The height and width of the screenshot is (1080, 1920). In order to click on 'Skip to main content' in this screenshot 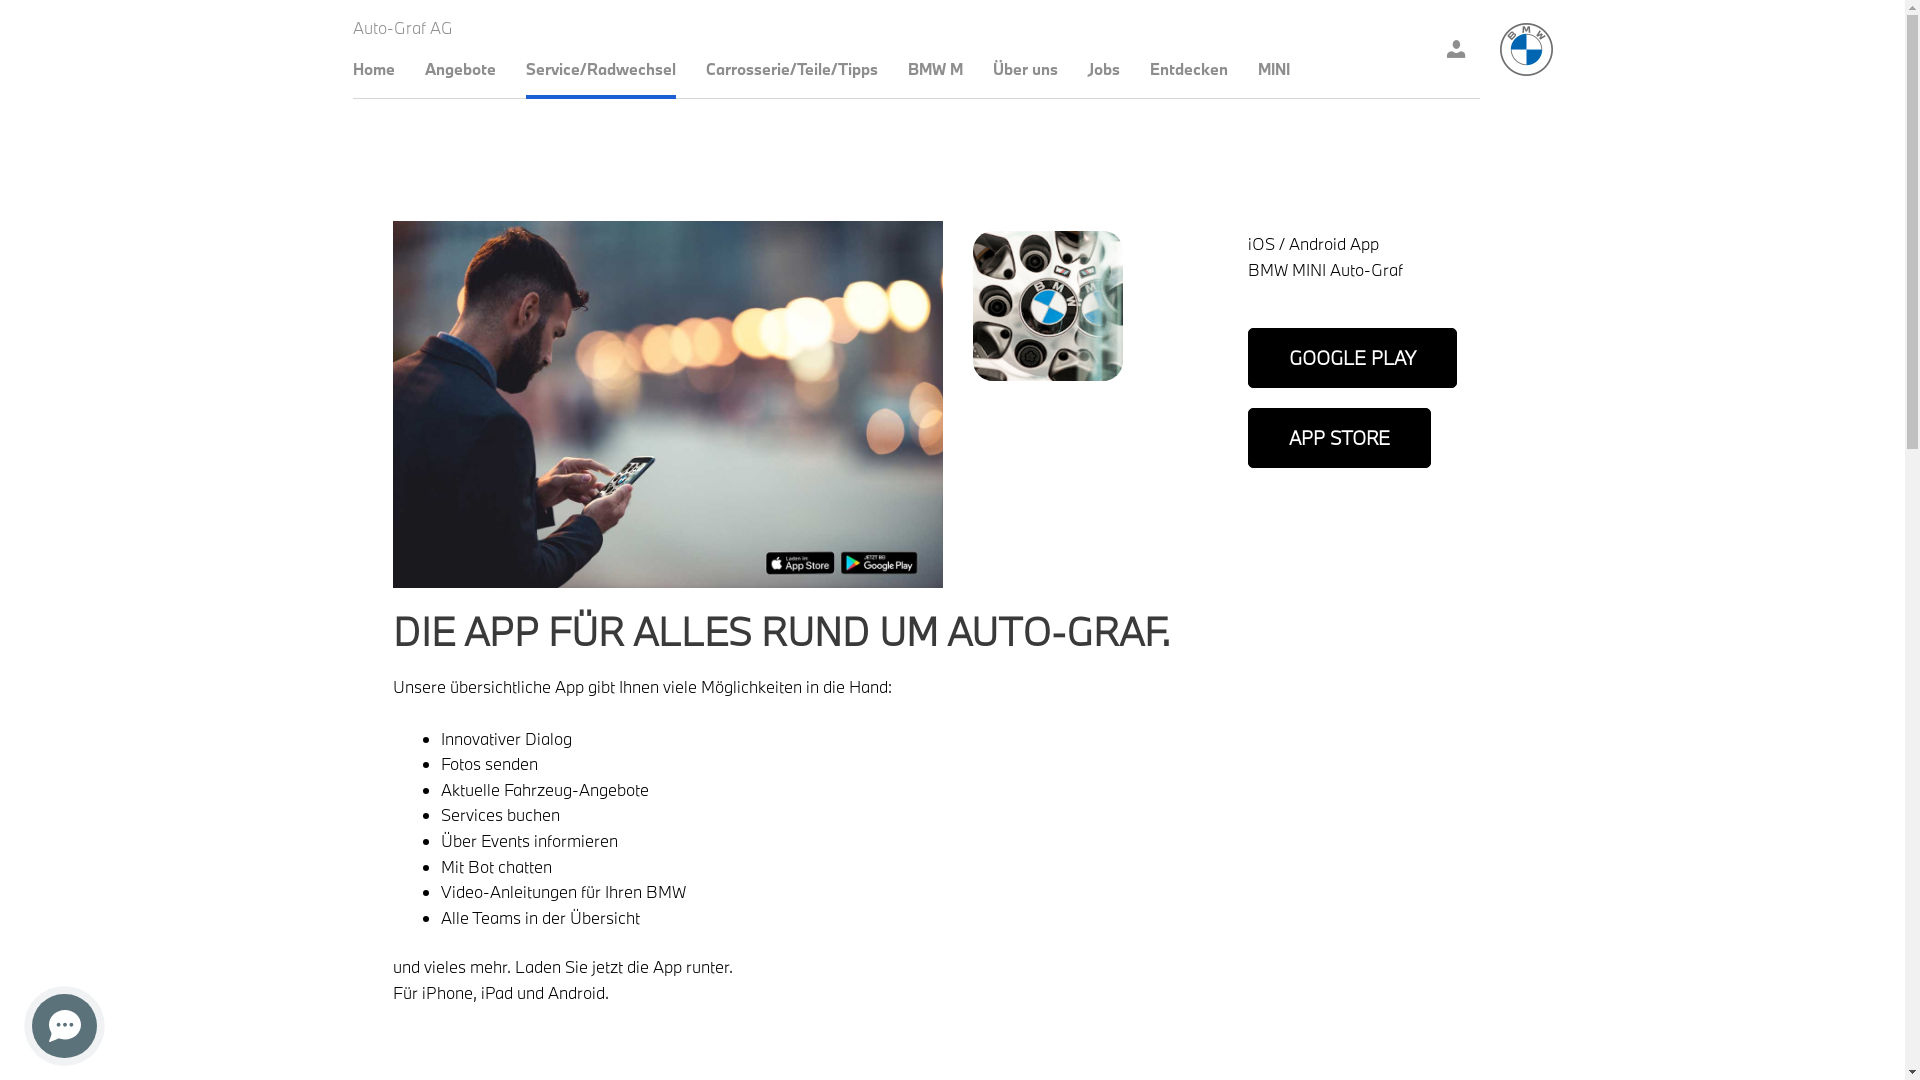, I will do `click(0, 0)`.